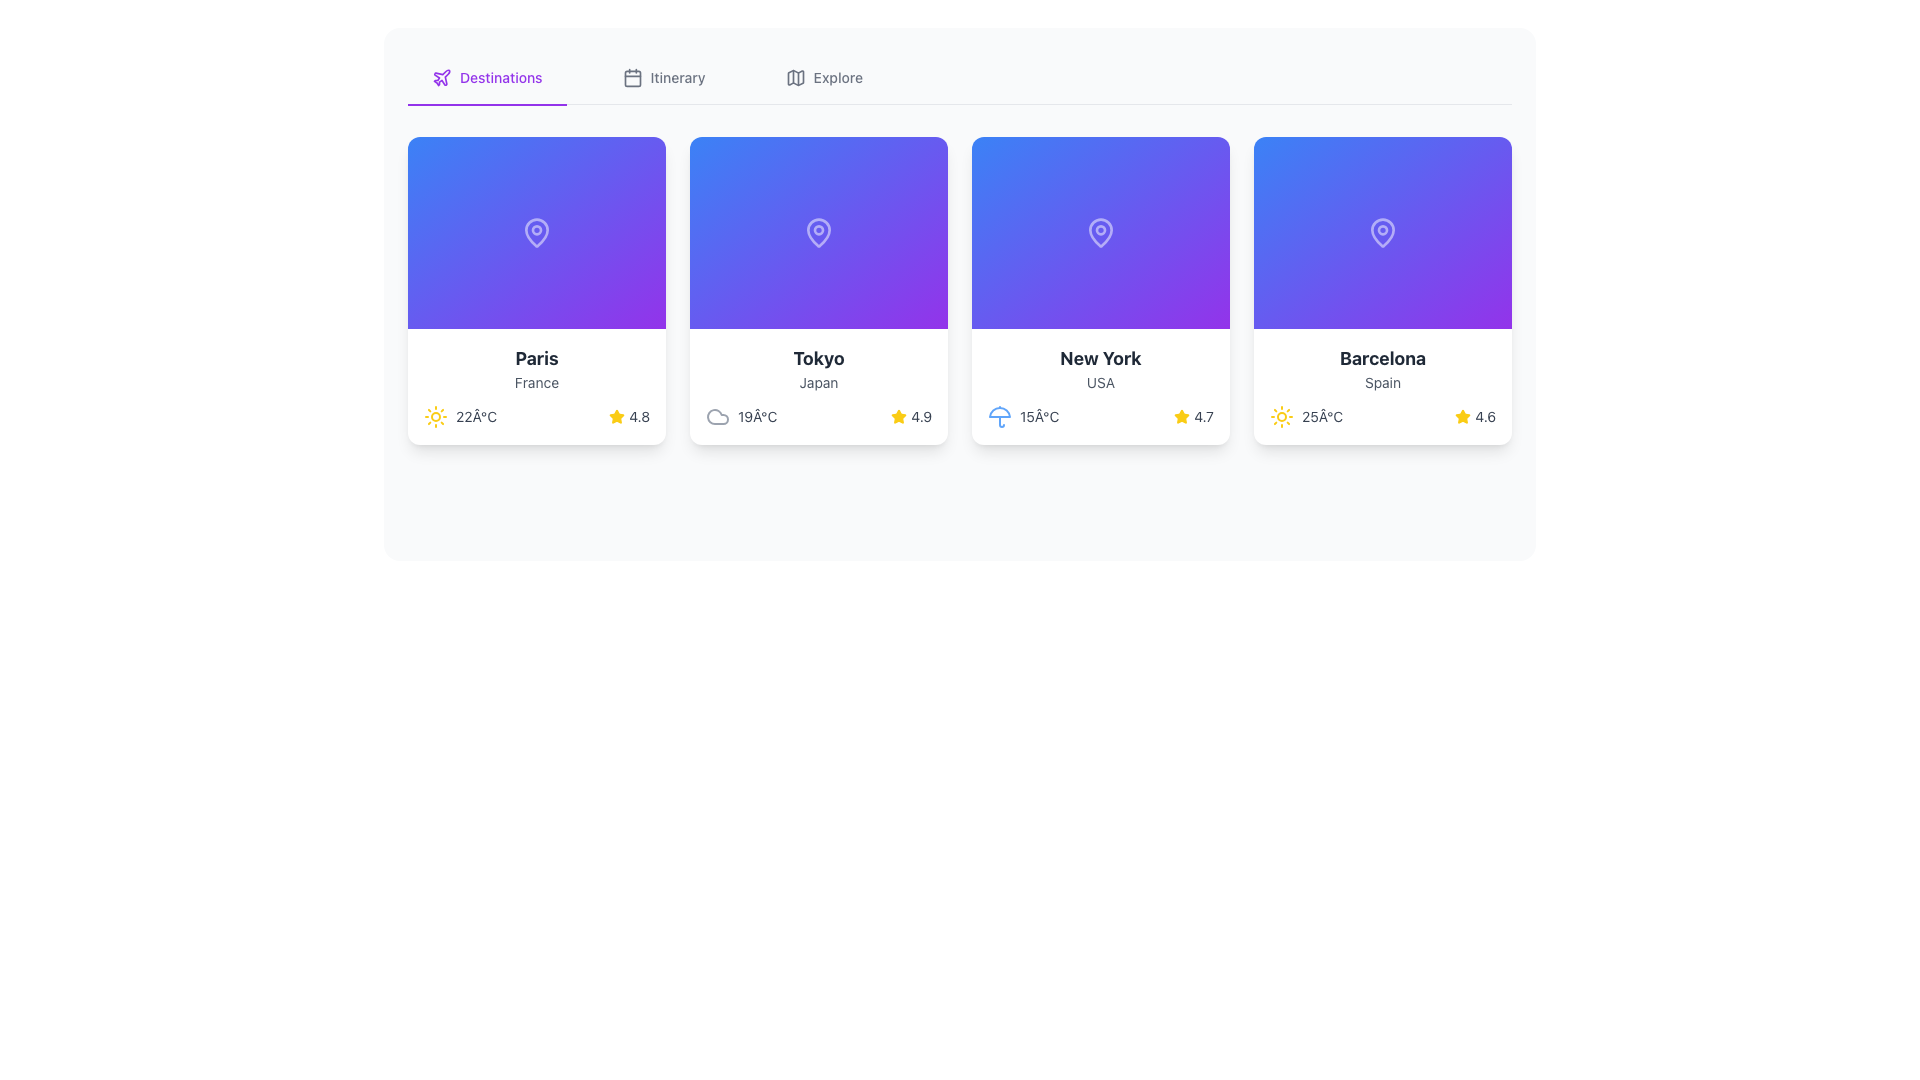 The image size is (1920, 1080). What do you see at coordinates (740, 415) in the screenshot?
I see `temperature information displayed in the gray text label showing '19°C' next to the cloud icon in the weather section of the Tokyo, Japan card` at bounding box center [740, 415].